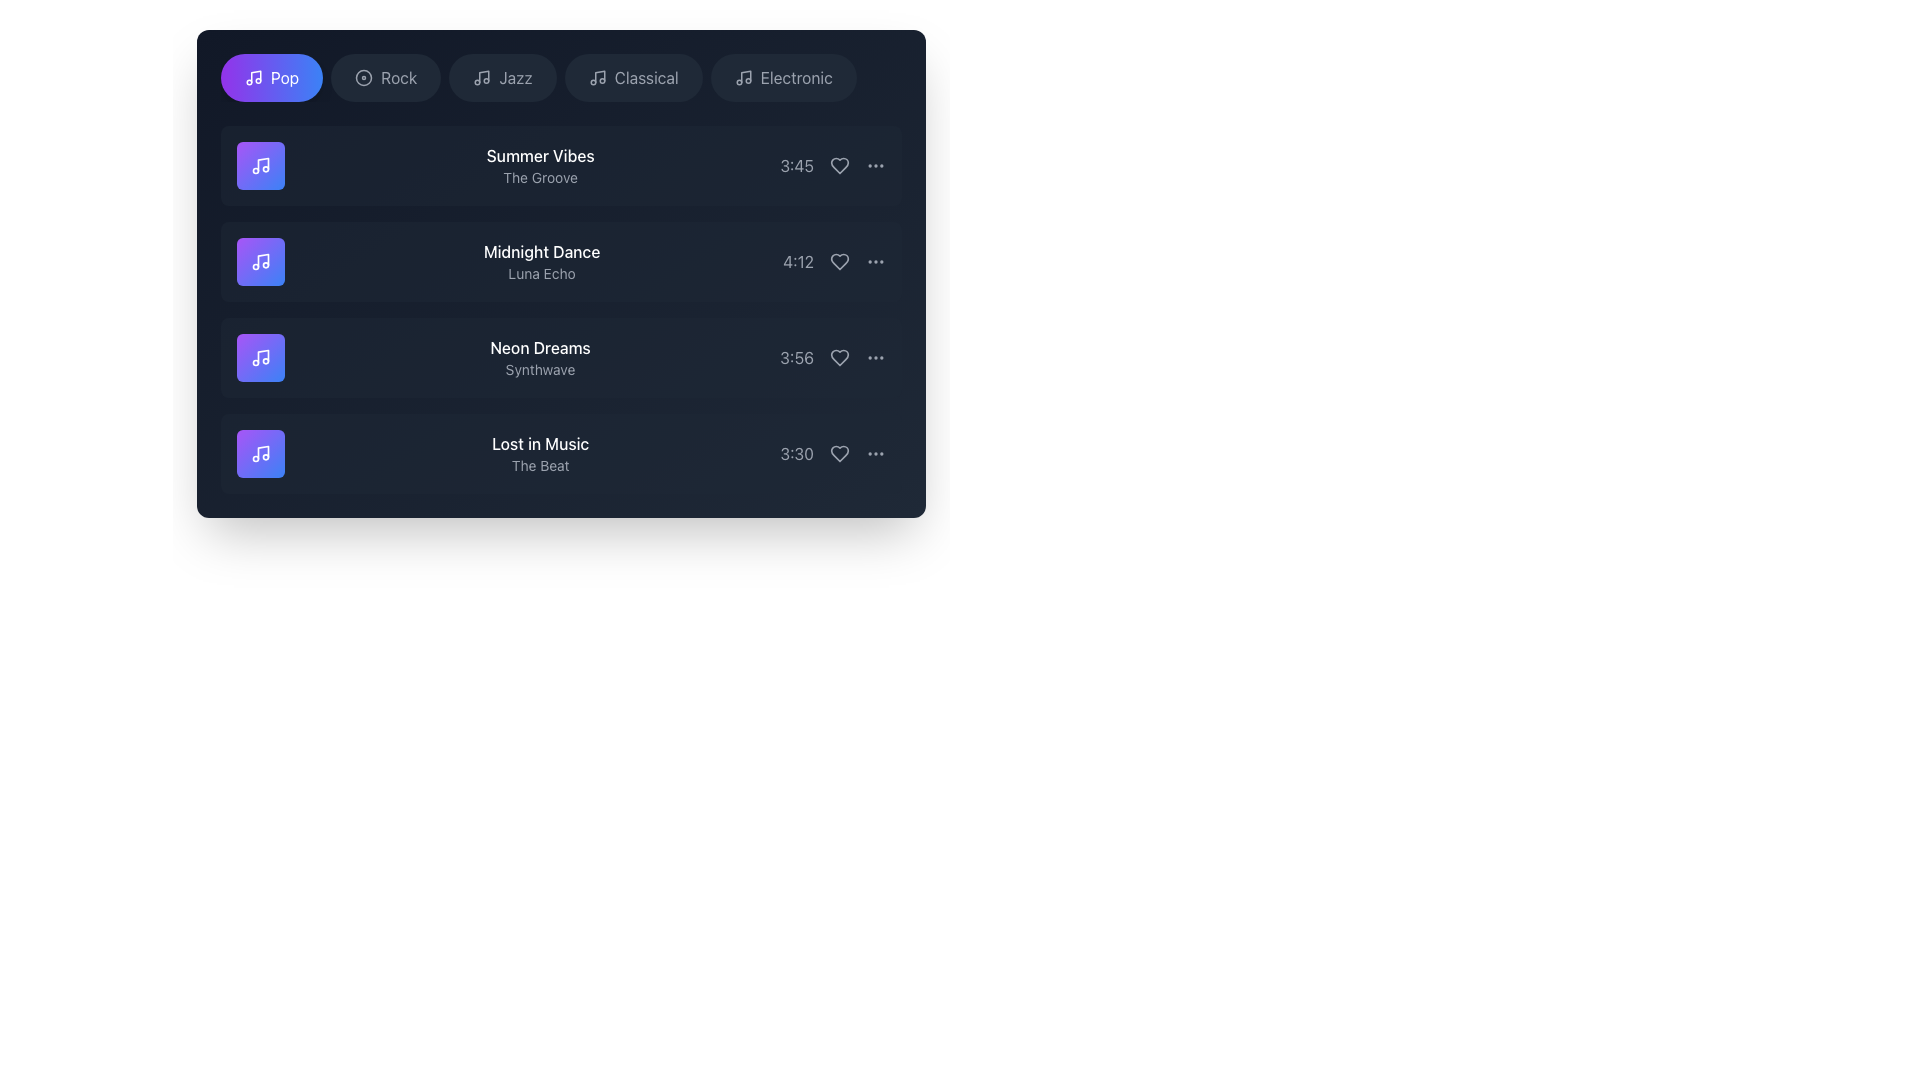 This screenshot has width=1920, height=1080. I want to click on the fourth list item representing a media track titled 'Pop', so click(560, 454).